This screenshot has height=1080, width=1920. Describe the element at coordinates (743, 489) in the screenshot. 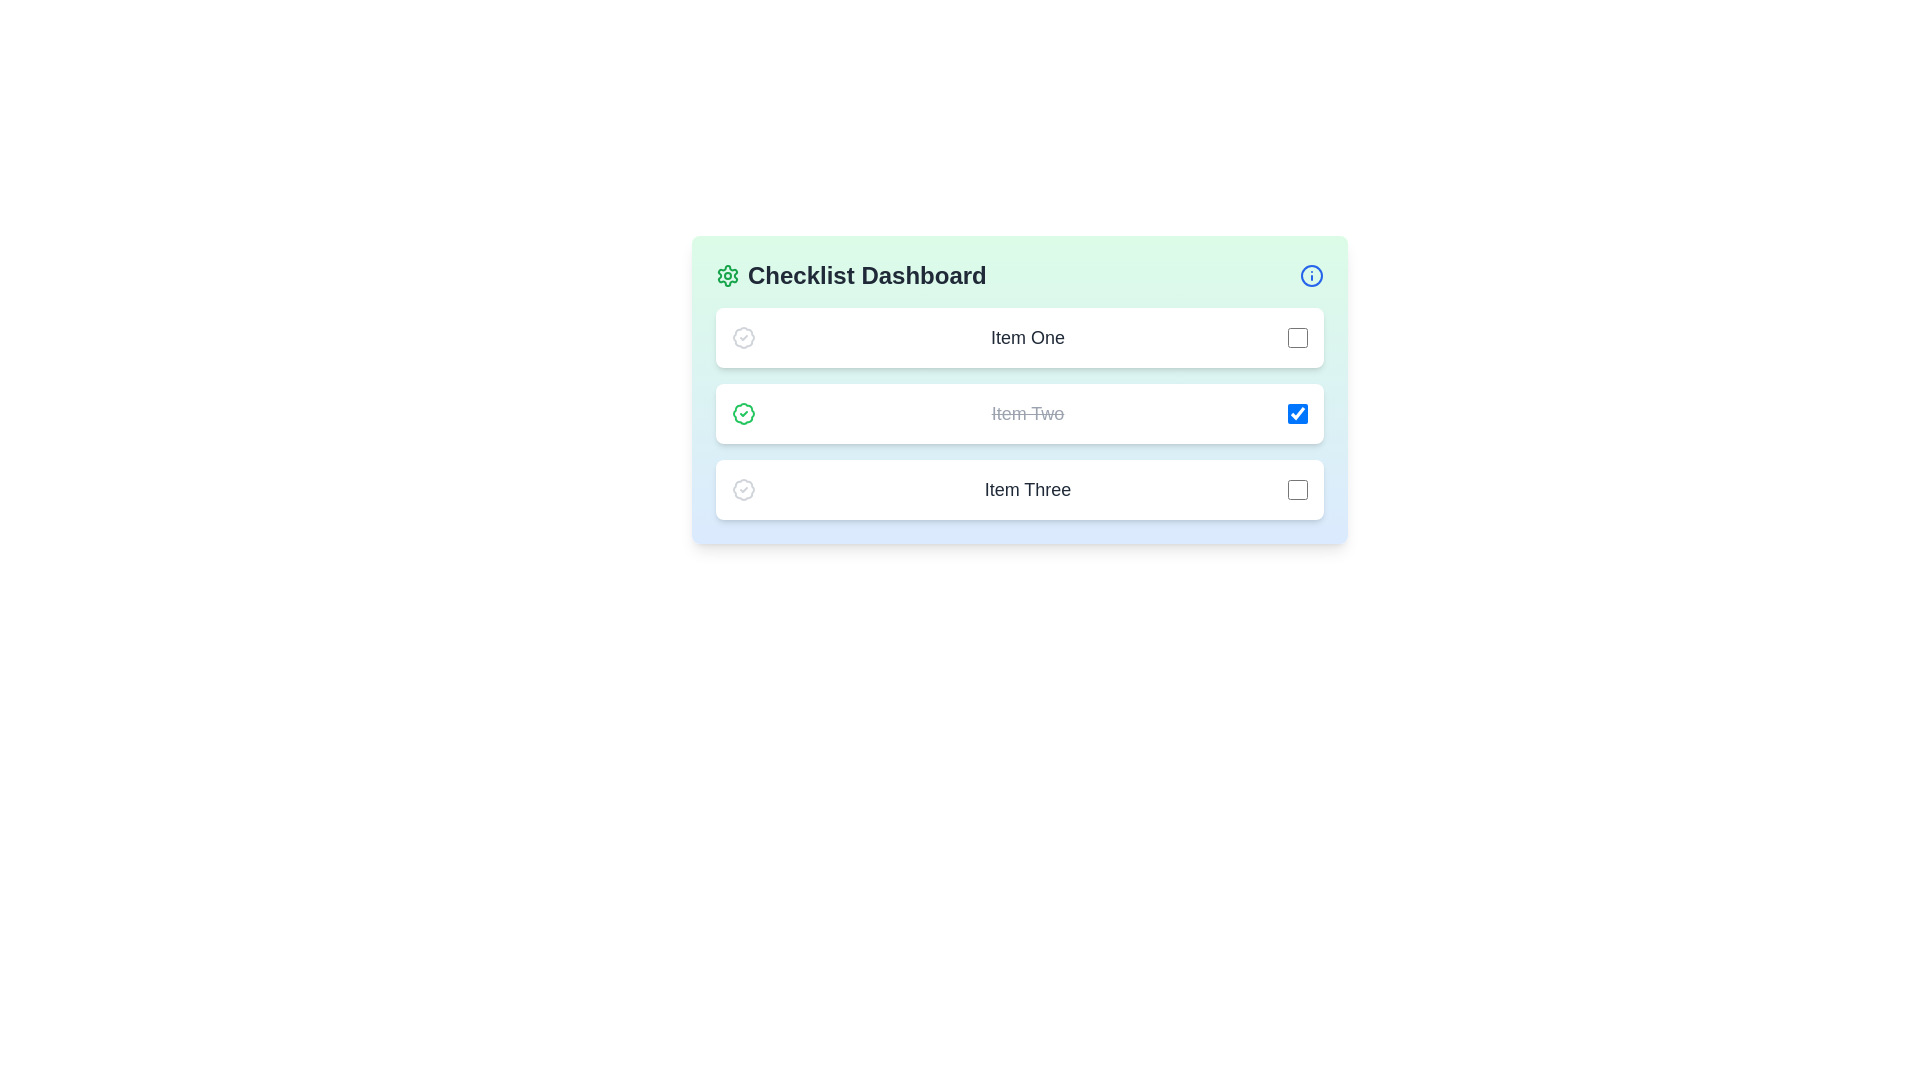

I see `the Decorative icon that serves as a status marker for 'Item Three', located to the left of the text within the third card in a vertical list` at that location.